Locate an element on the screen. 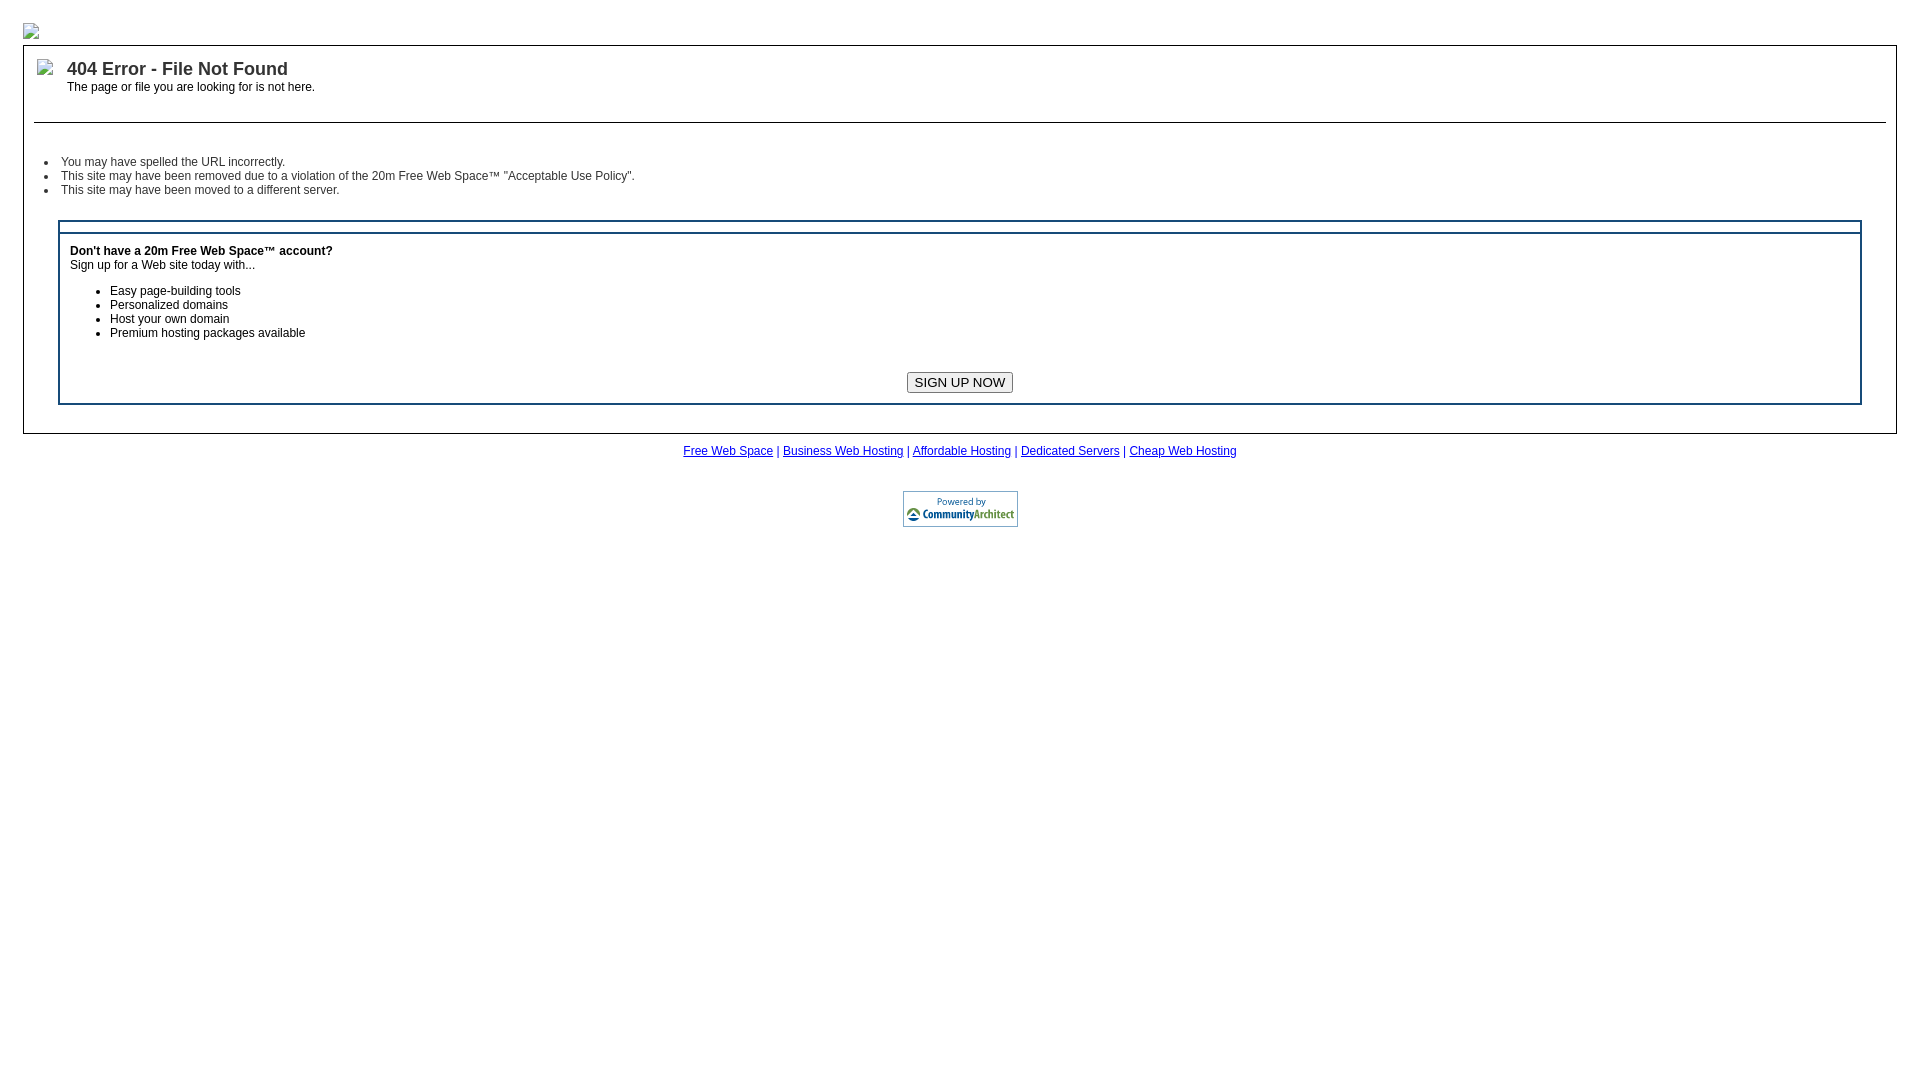 This screenshot has width=1920, height=1080. 'Dedicated Servers' is located at coordinates (1069, 451).